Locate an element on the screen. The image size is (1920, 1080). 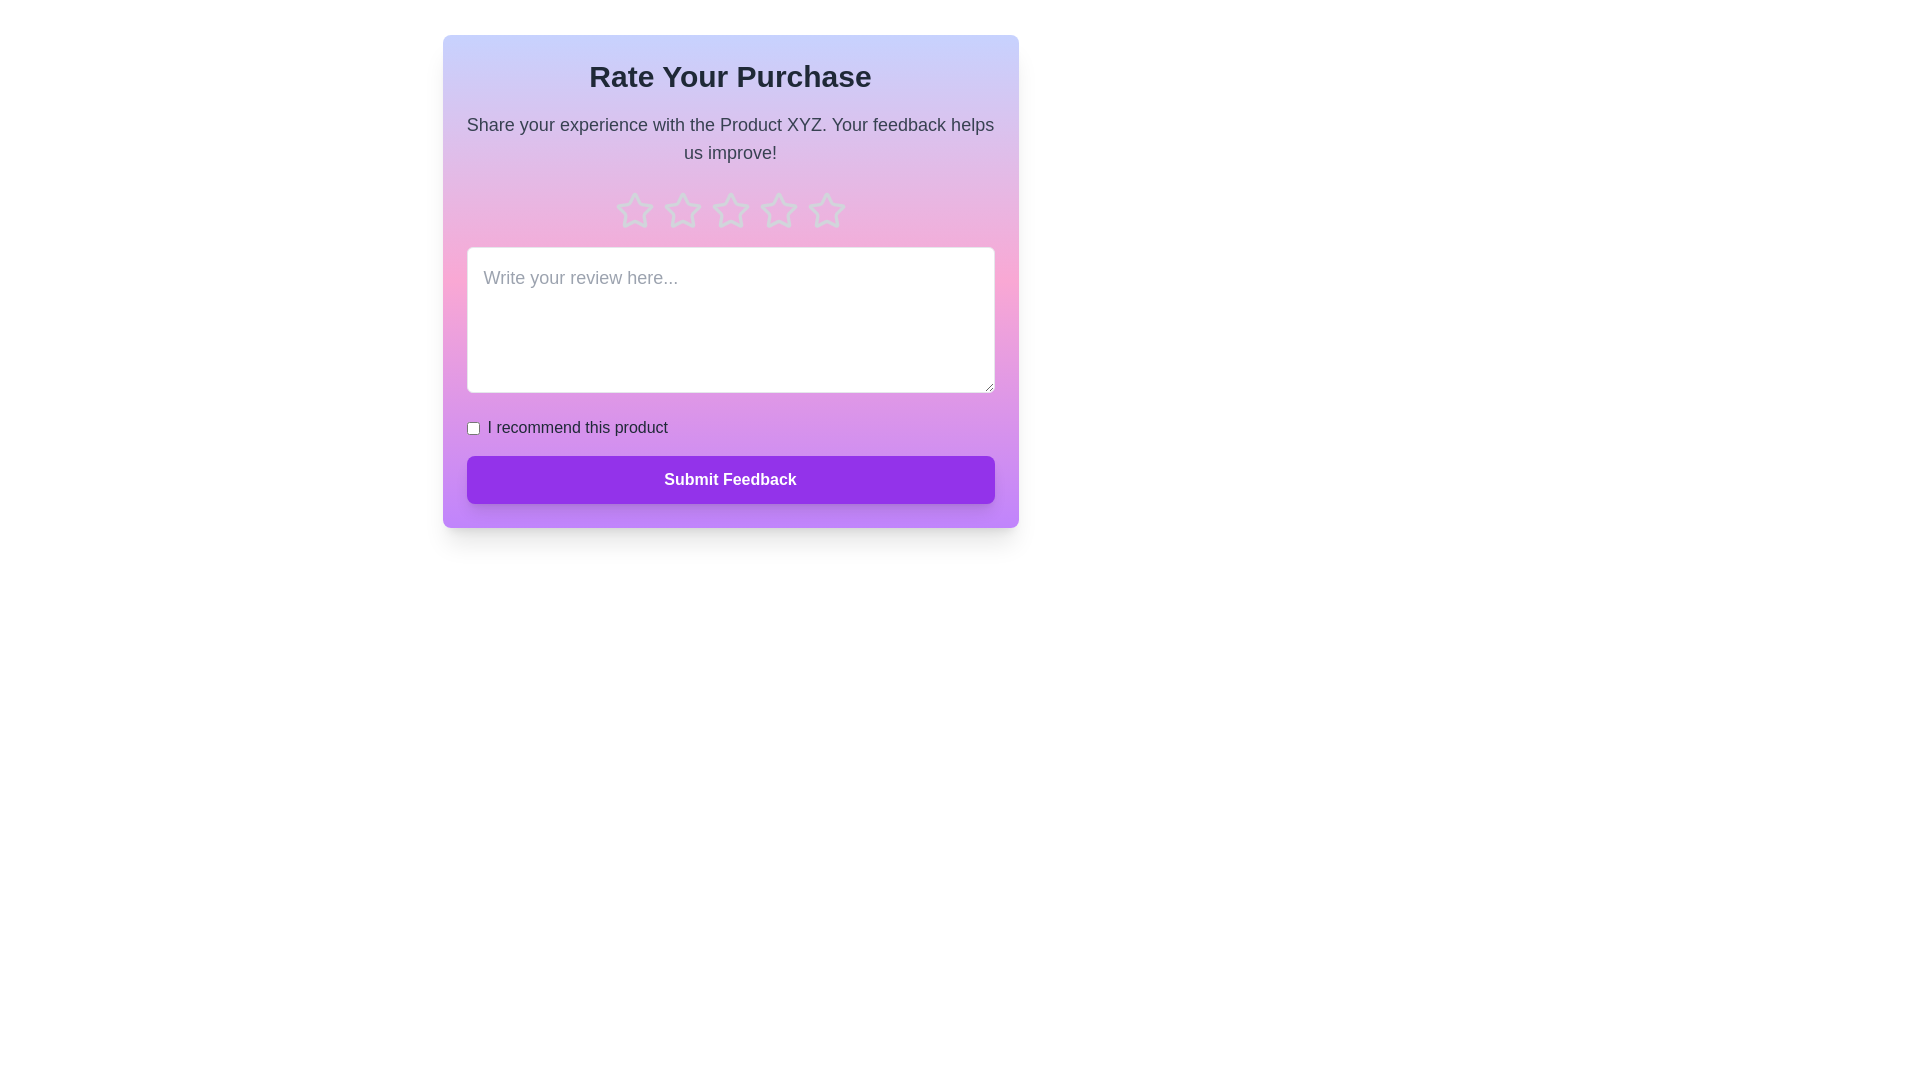
the checkbox labeled 'I recommend this product' to toggle its state is located at coordinates (472, 427).